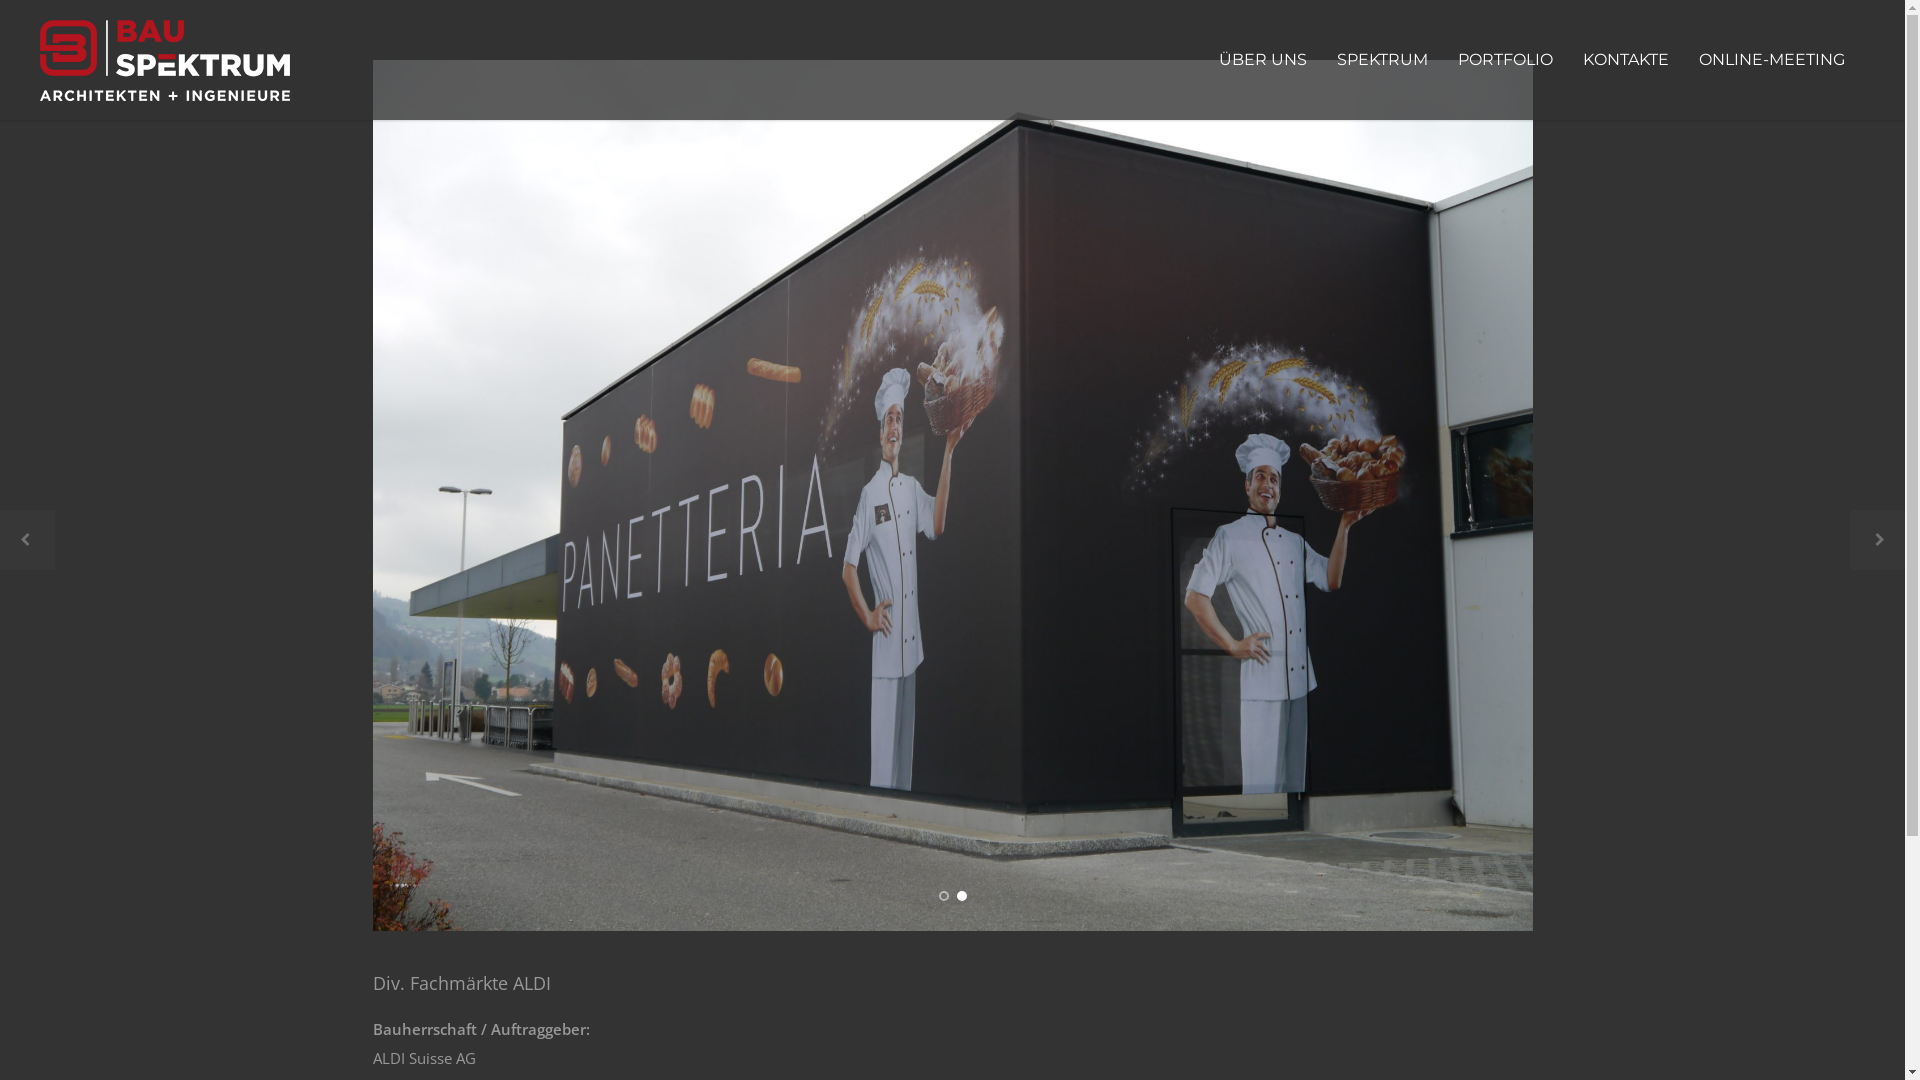 The width and height of the screenshot is (1920, 1080). What do you see at coordinates (960, 894) in the screenshot?
I see `'2'` at bounding box center [960, 894].